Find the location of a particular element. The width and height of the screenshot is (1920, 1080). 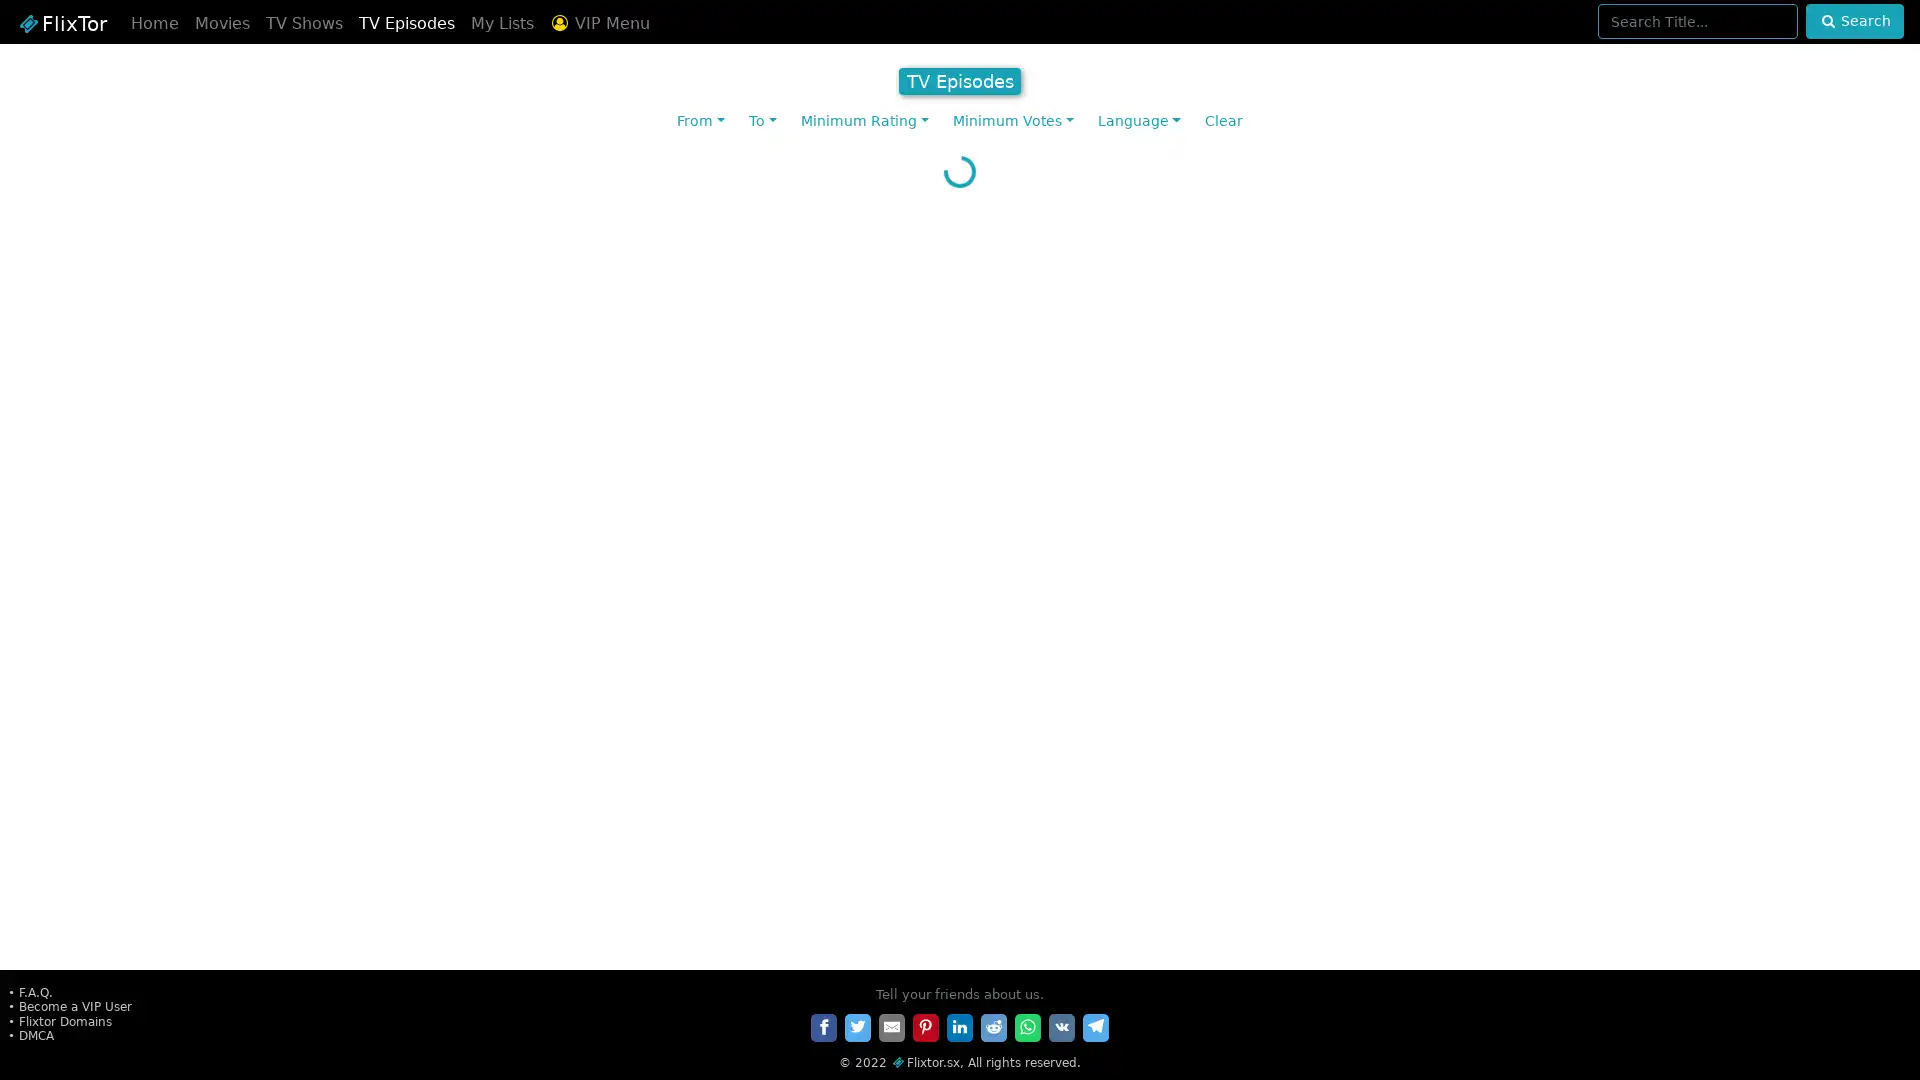

Watch Now is located at coordinates (616, 690).